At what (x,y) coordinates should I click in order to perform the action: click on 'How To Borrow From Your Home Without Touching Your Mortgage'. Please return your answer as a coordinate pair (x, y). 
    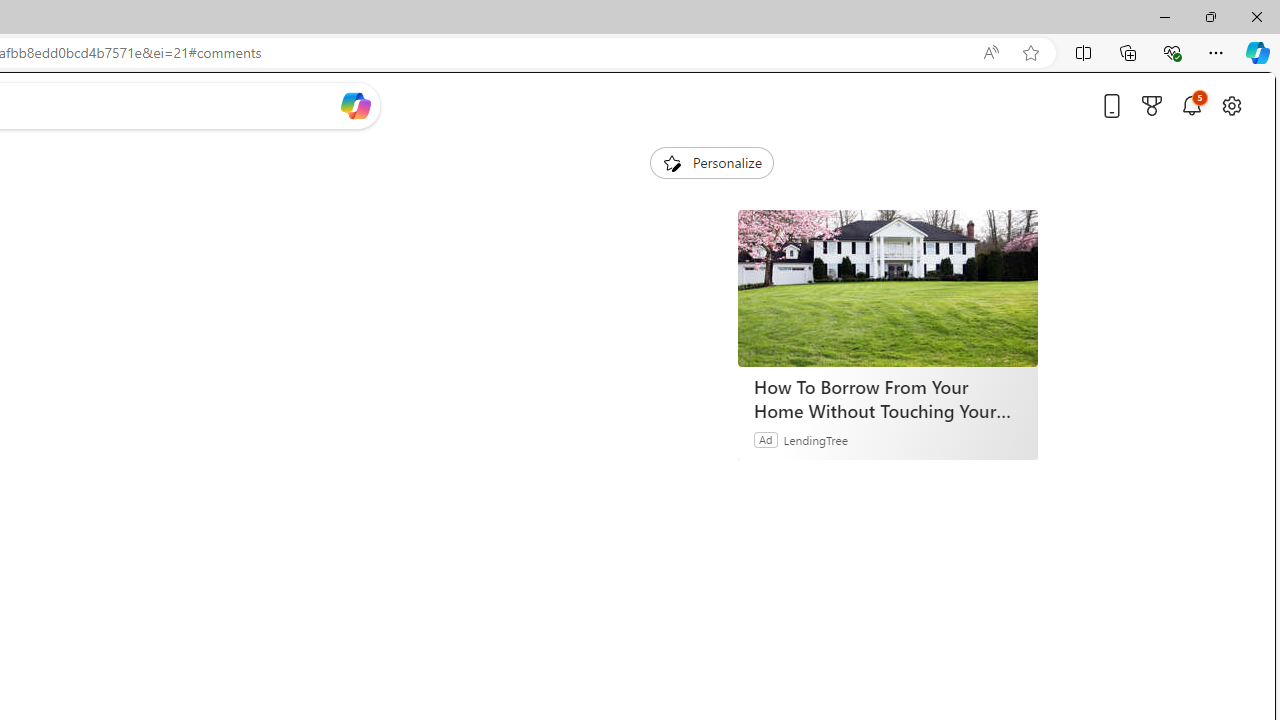
    Looking at the image, I should click on (887, 288).